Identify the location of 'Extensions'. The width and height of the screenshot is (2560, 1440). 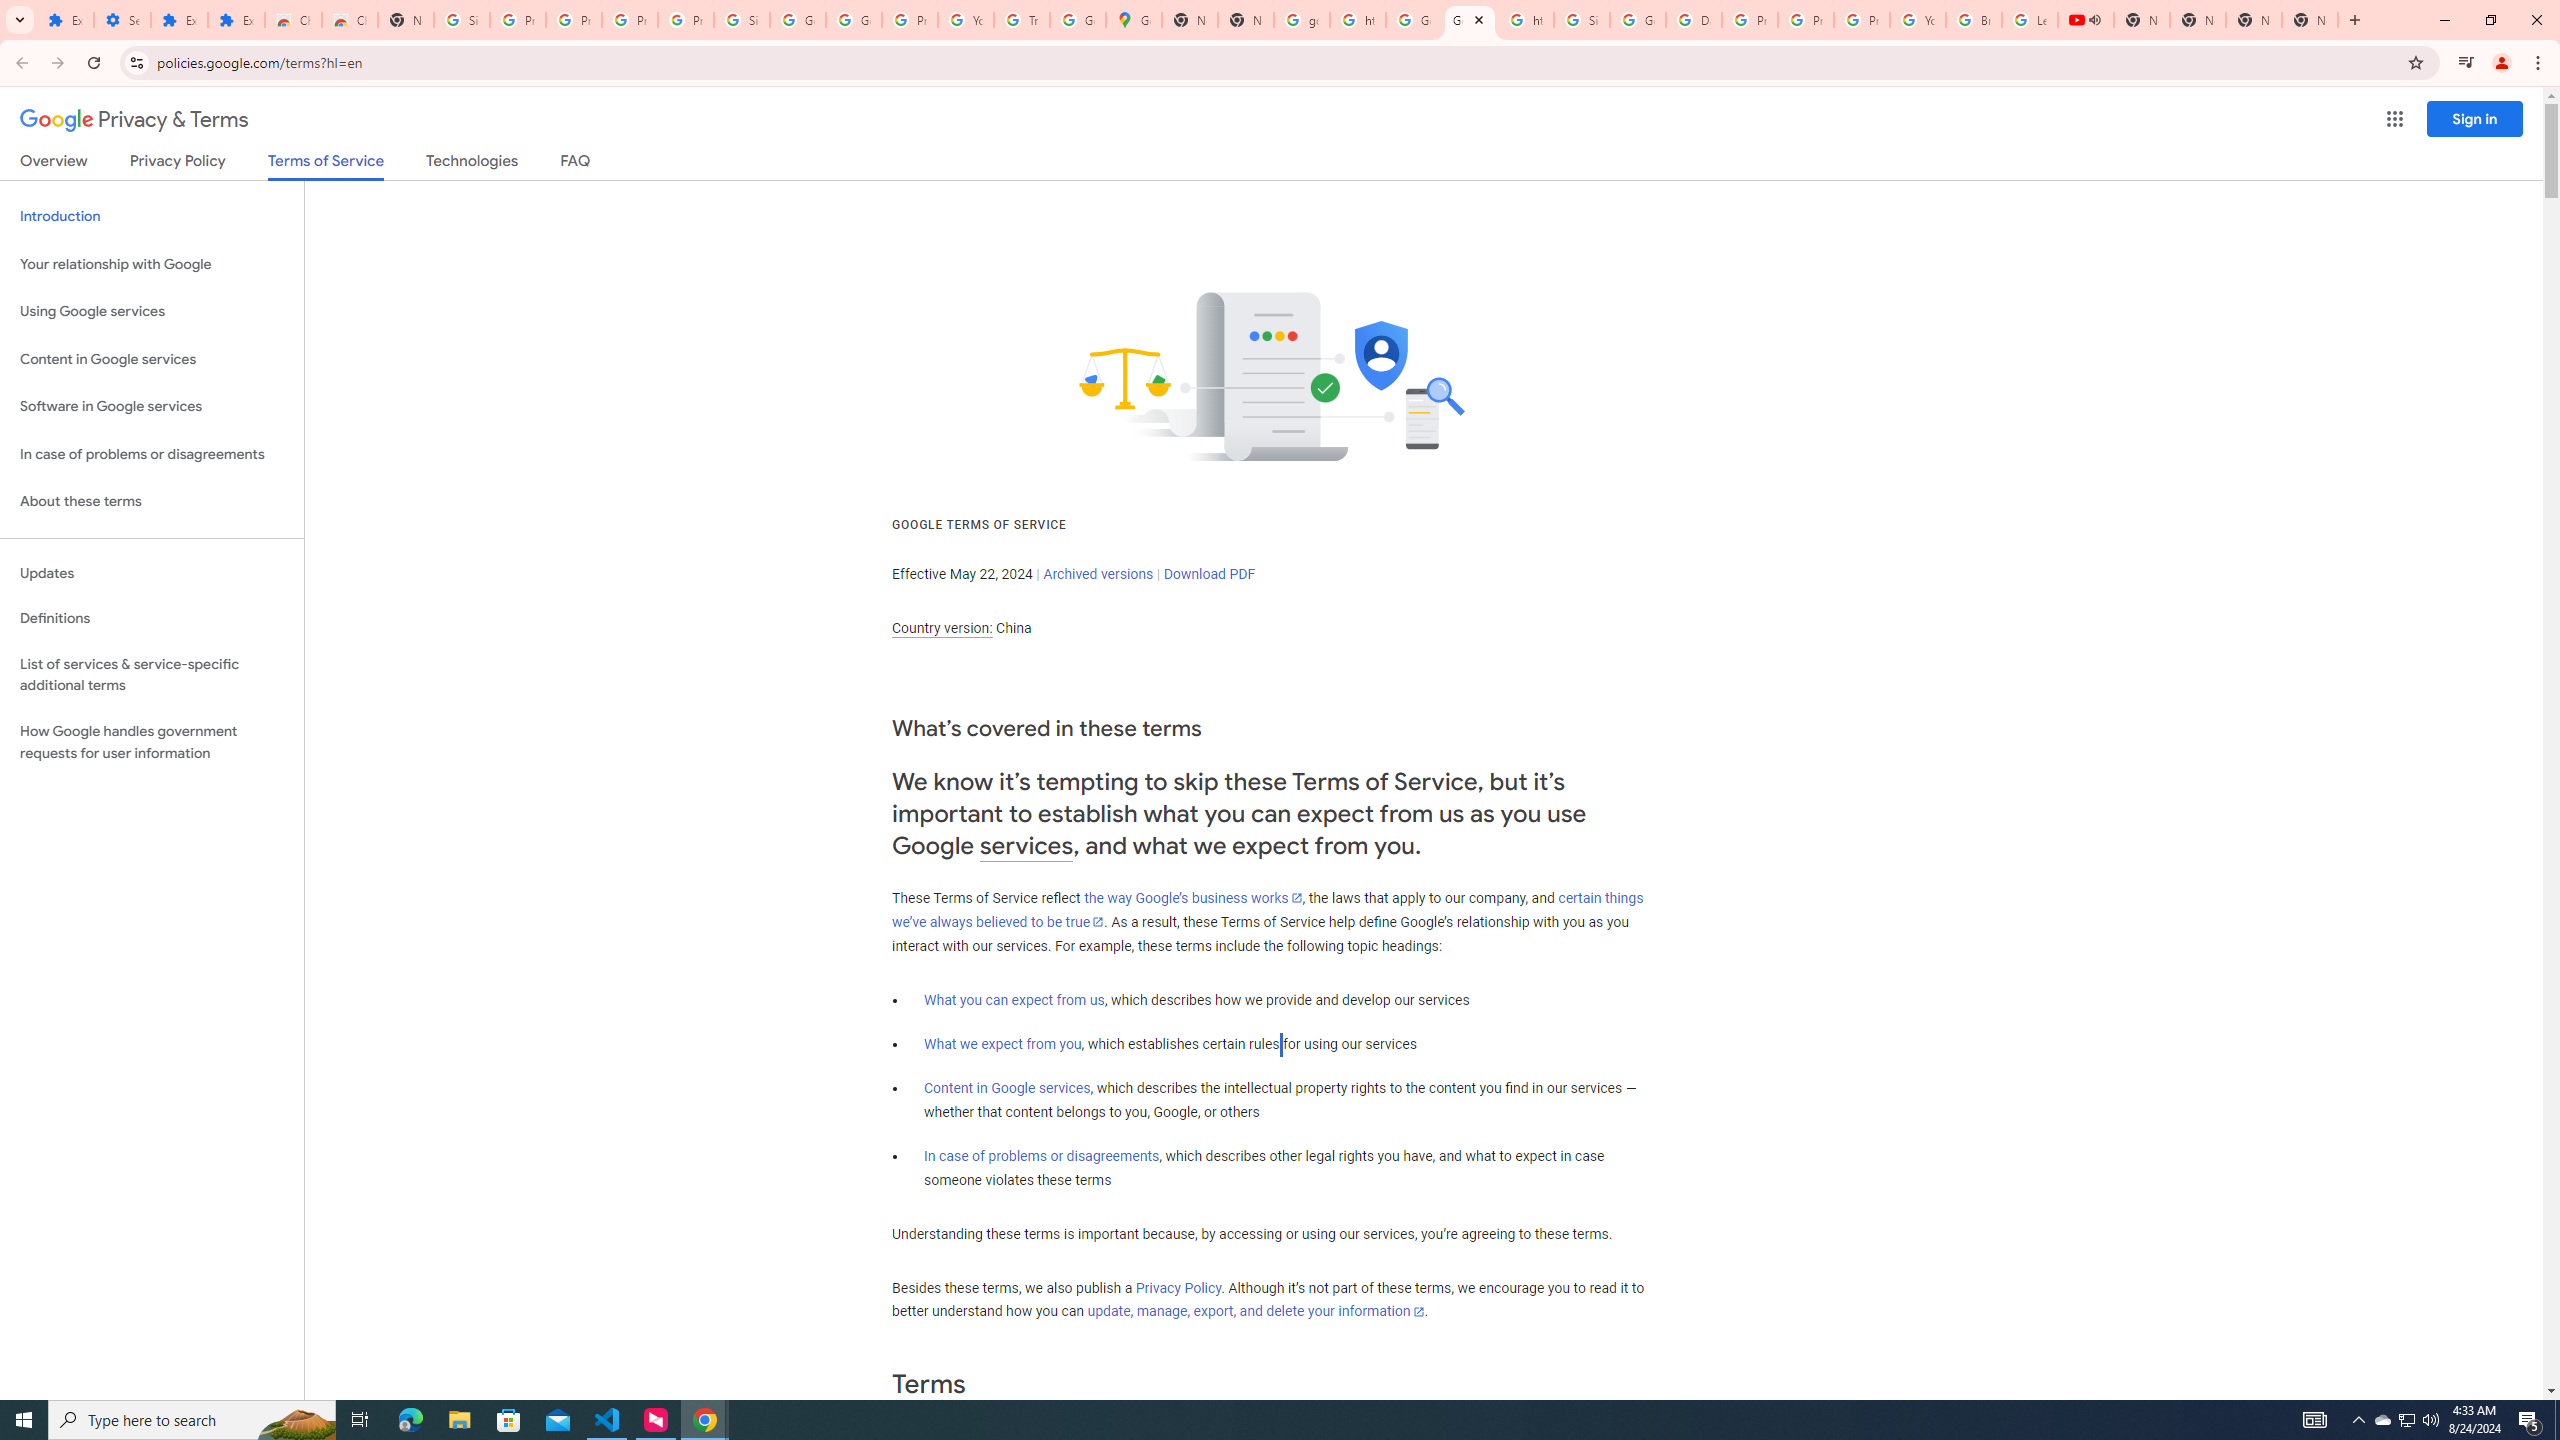
(65, 19).